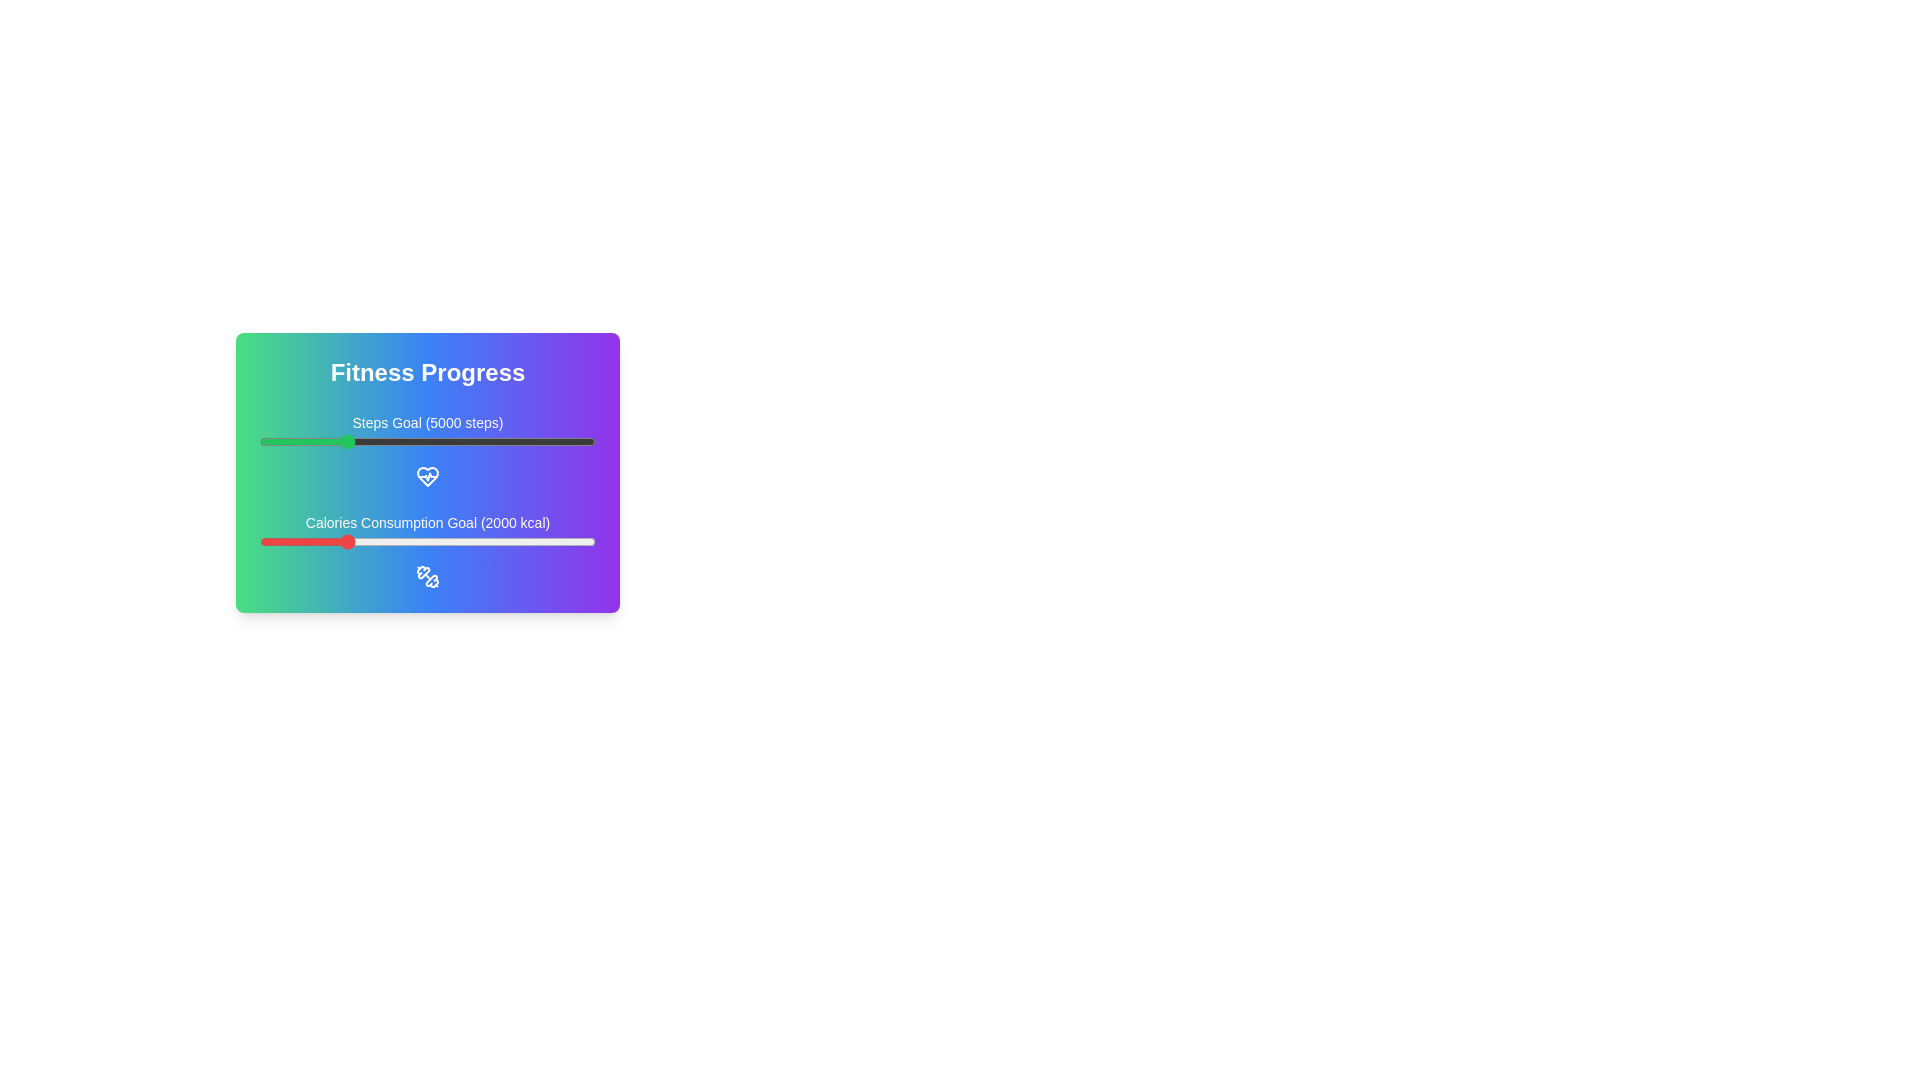 This screenshot has width=1920, height=1080. I want to click on the 'Fitness Progress' static text label, which displays bold, white text on a gradient background, positioned at the top of its containing card, so click(426, 373).